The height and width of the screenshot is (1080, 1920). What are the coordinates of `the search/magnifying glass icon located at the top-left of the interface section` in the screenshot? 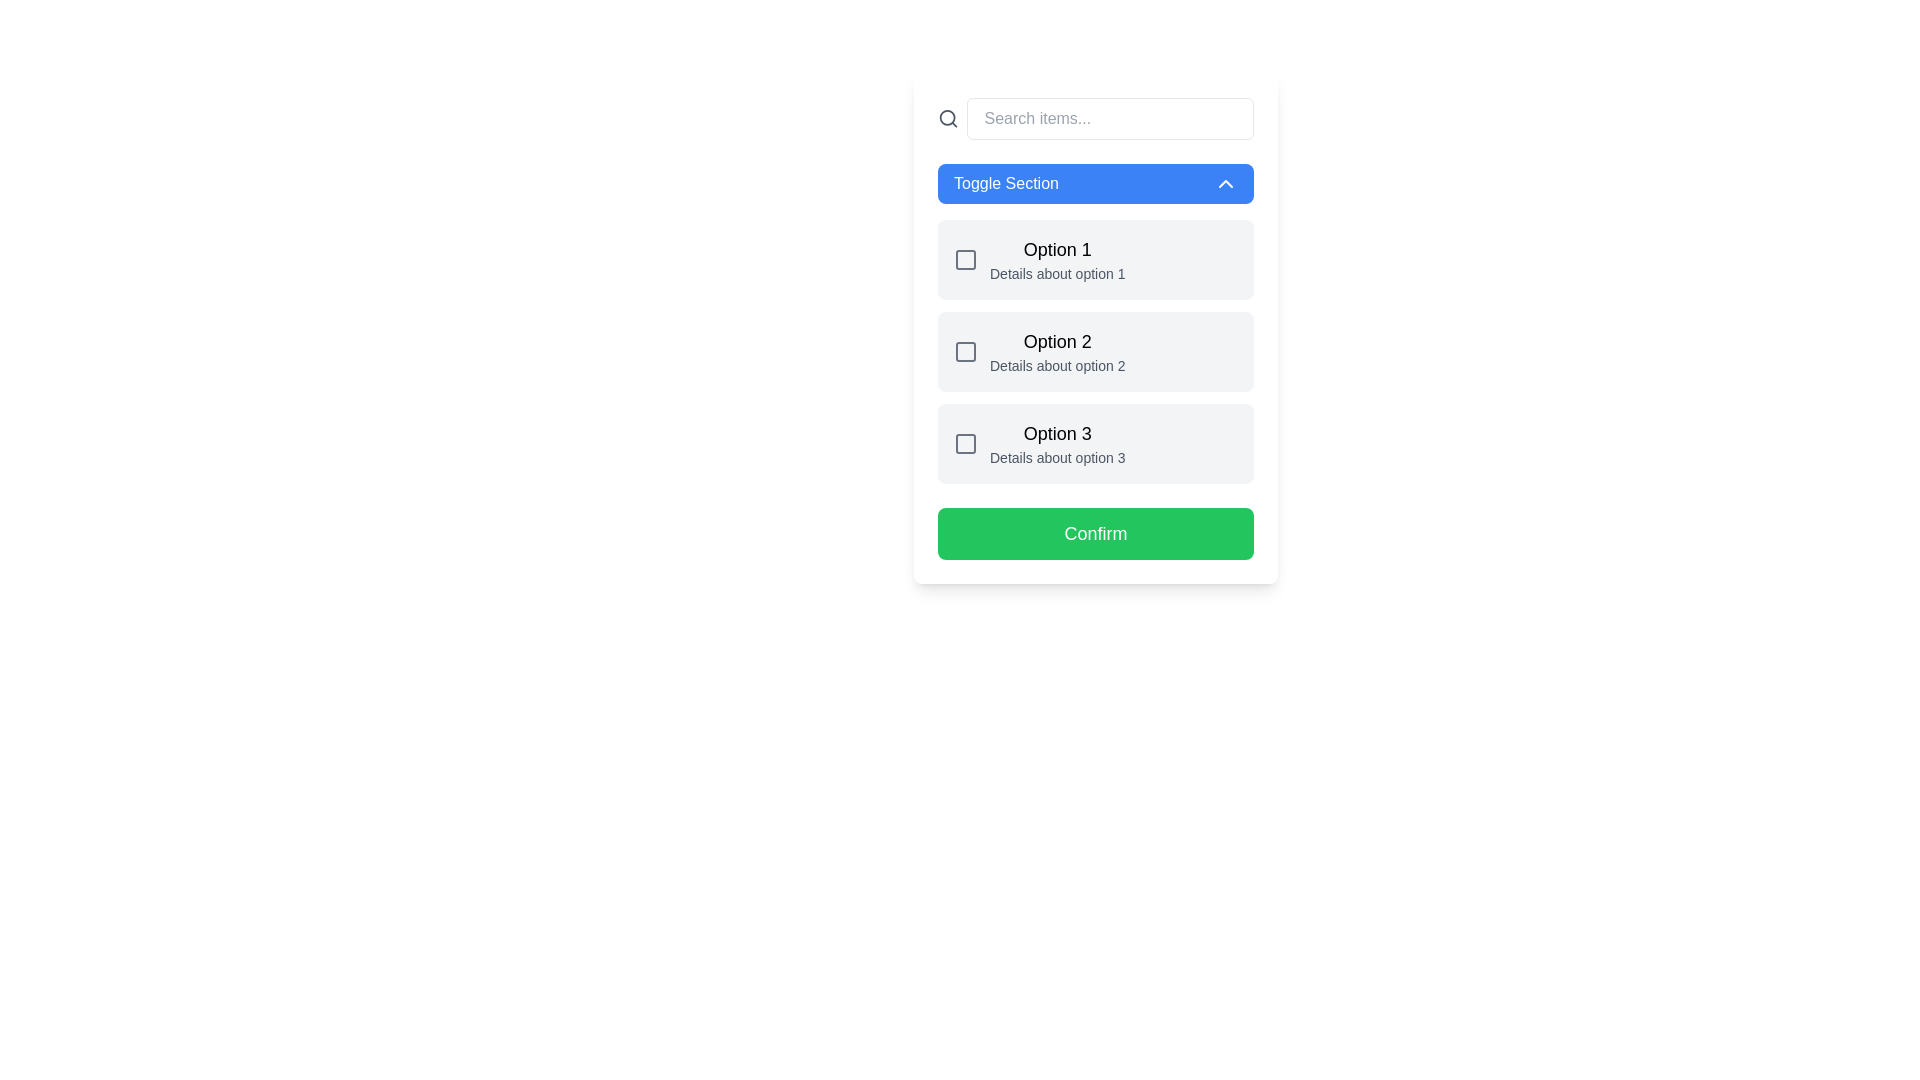 It's located at (947, 119).